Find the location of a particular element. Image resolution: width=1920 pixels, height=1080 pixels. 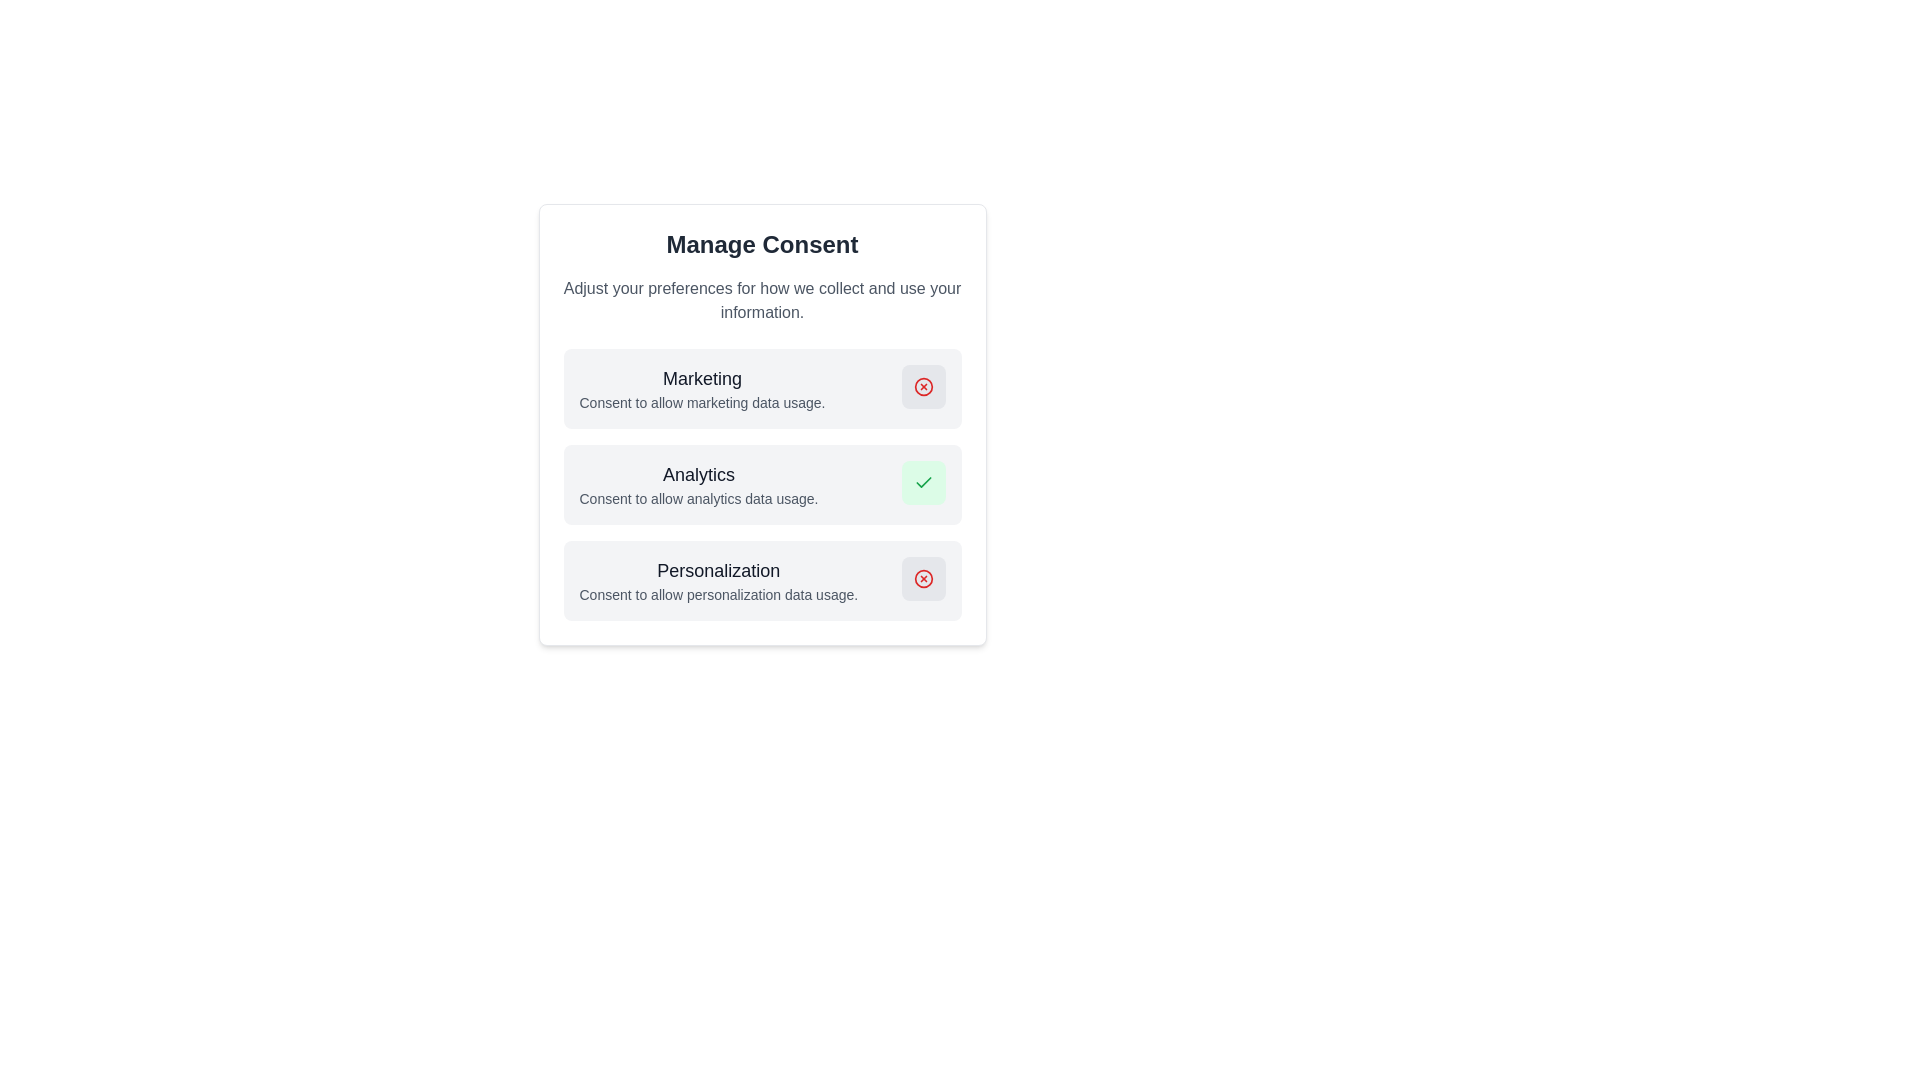

the descriptive text label located directly beneath the bold 'Personalization' title in the 'Manage Consent' section is located at coordinates (718, 593).